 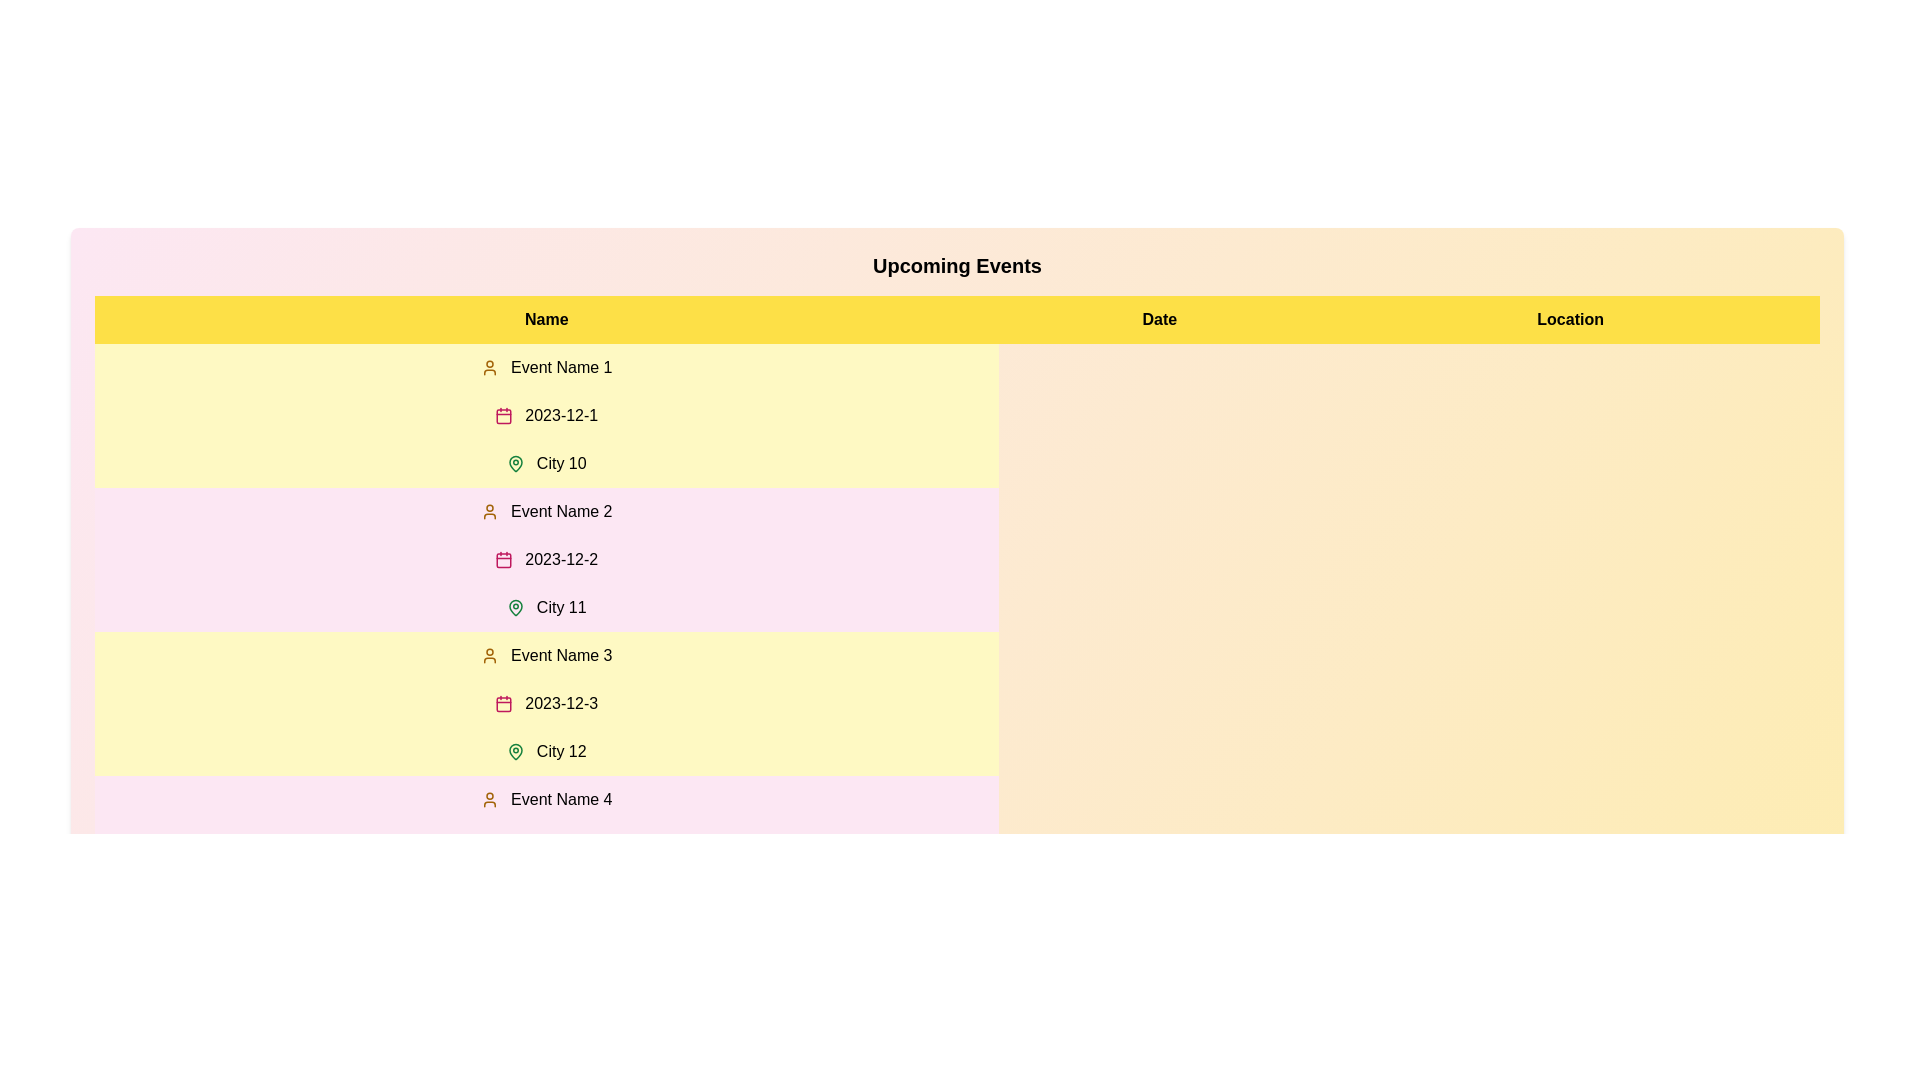 I want to click on the user icon in the first row to view its representation, so click(x=489, y=367).